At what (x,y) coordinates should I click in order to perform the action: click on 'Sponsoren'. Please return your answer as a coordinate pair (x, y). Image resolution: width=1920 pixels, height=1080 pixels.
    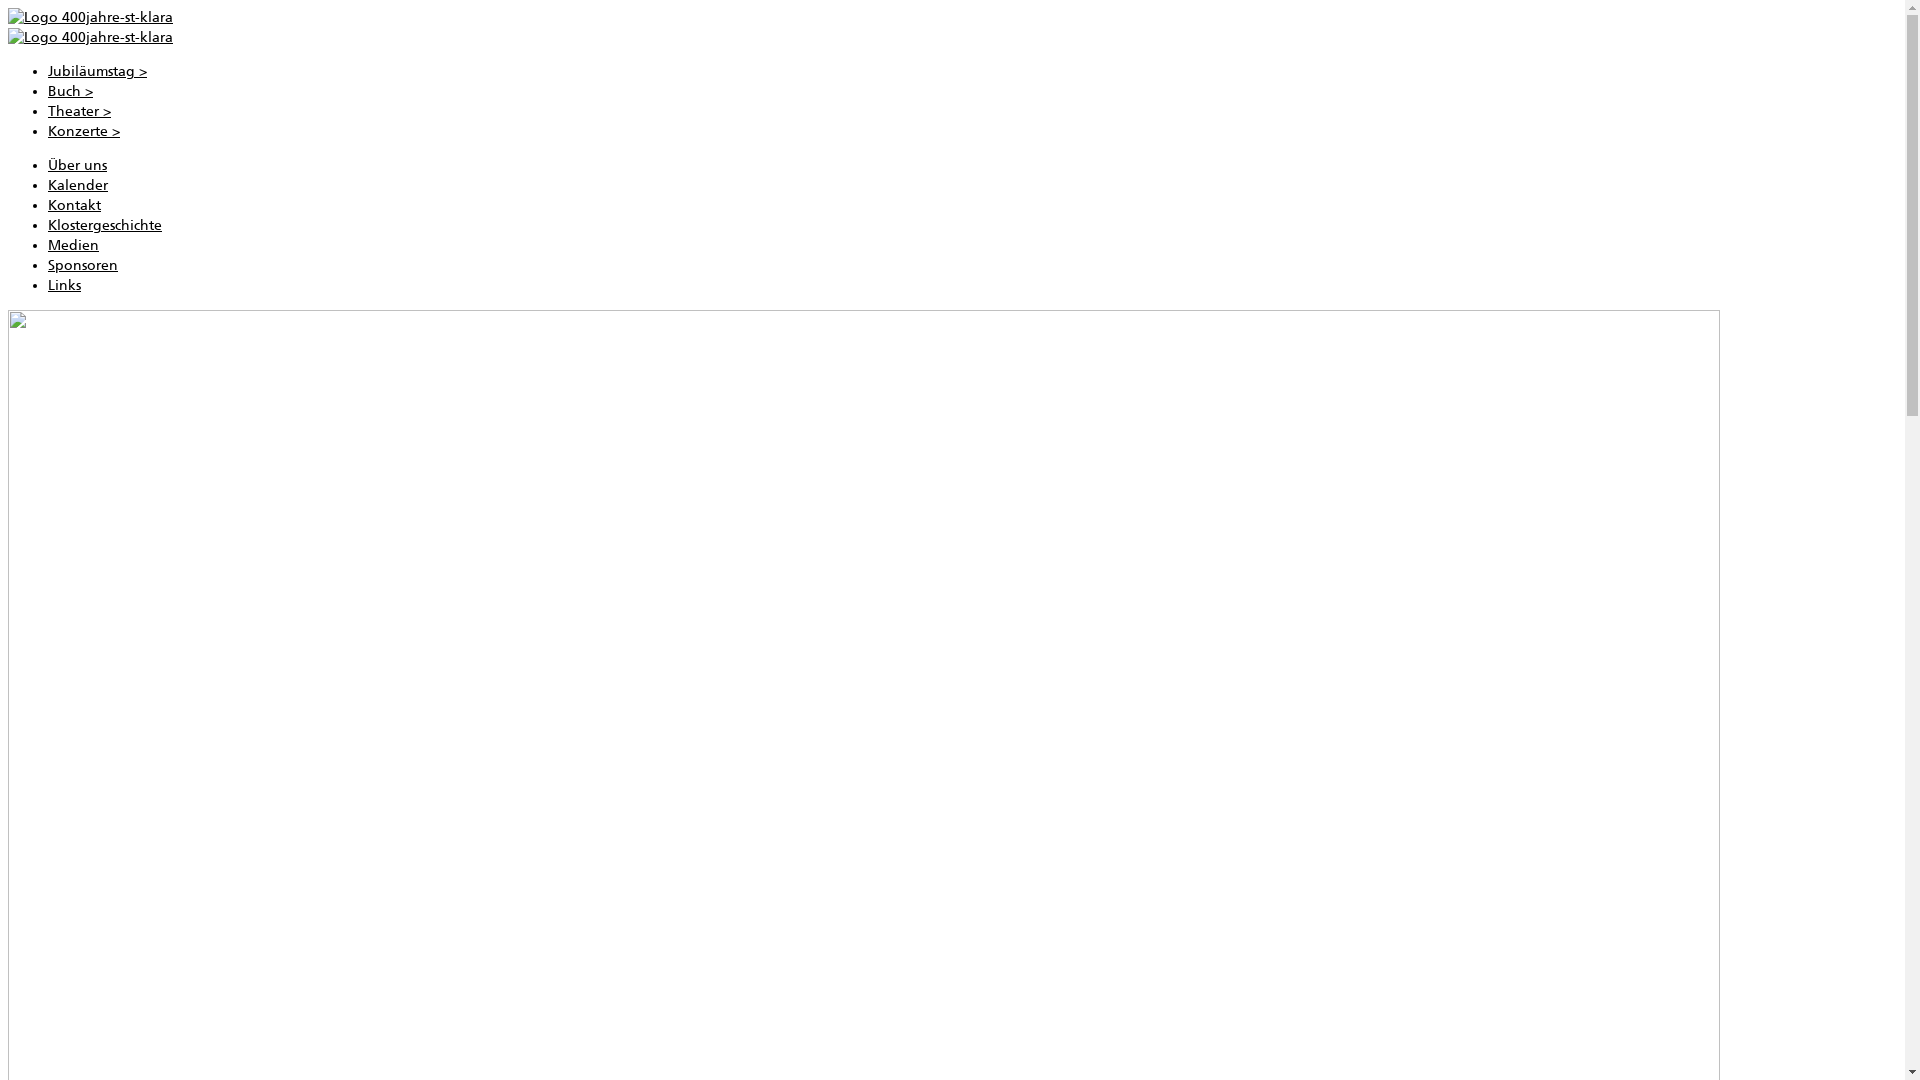
    Looking at the image, I should click on (81, 264).